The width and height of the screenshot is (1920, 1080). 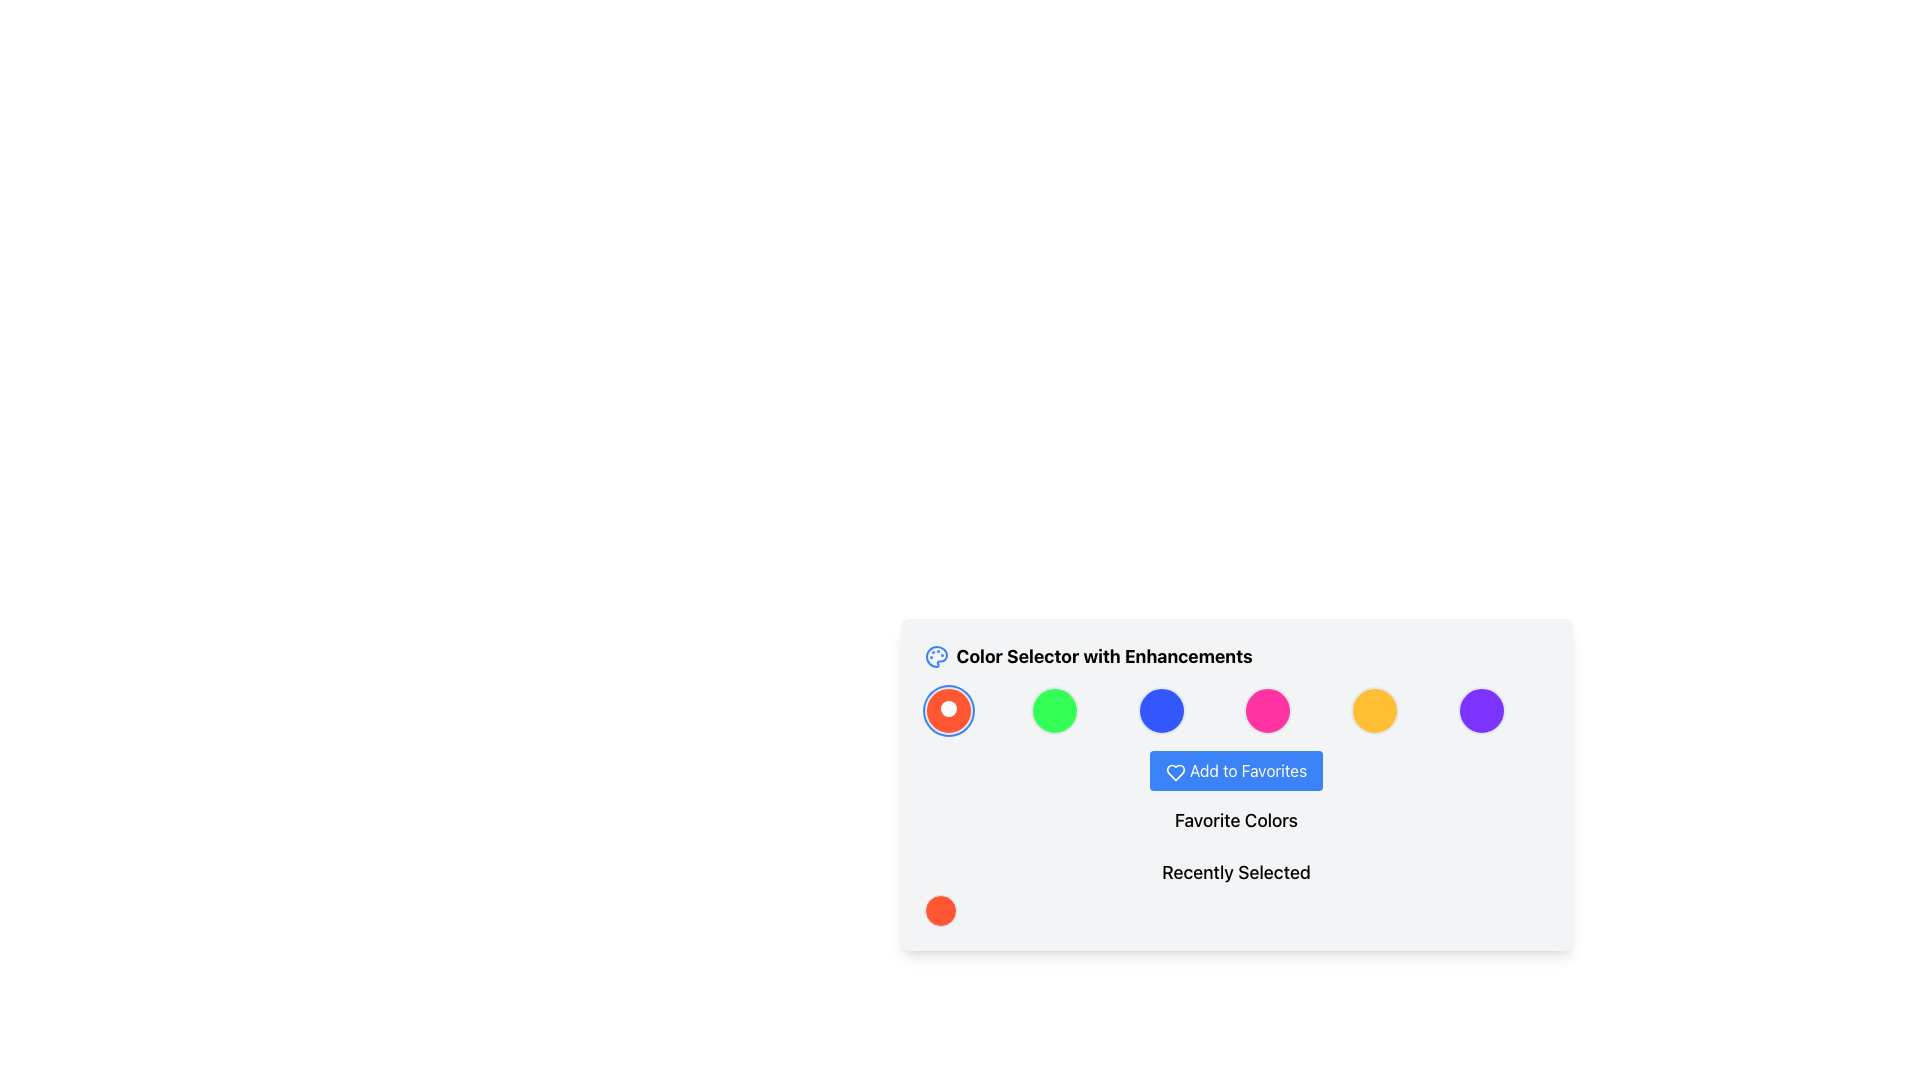 I want to click on the decorative icon representing the 'Color Selector' section, located in the top-left corner of the 'Color Selector with Enhancements' section, positioned to the left of the text label, so click(x=935, y=656).